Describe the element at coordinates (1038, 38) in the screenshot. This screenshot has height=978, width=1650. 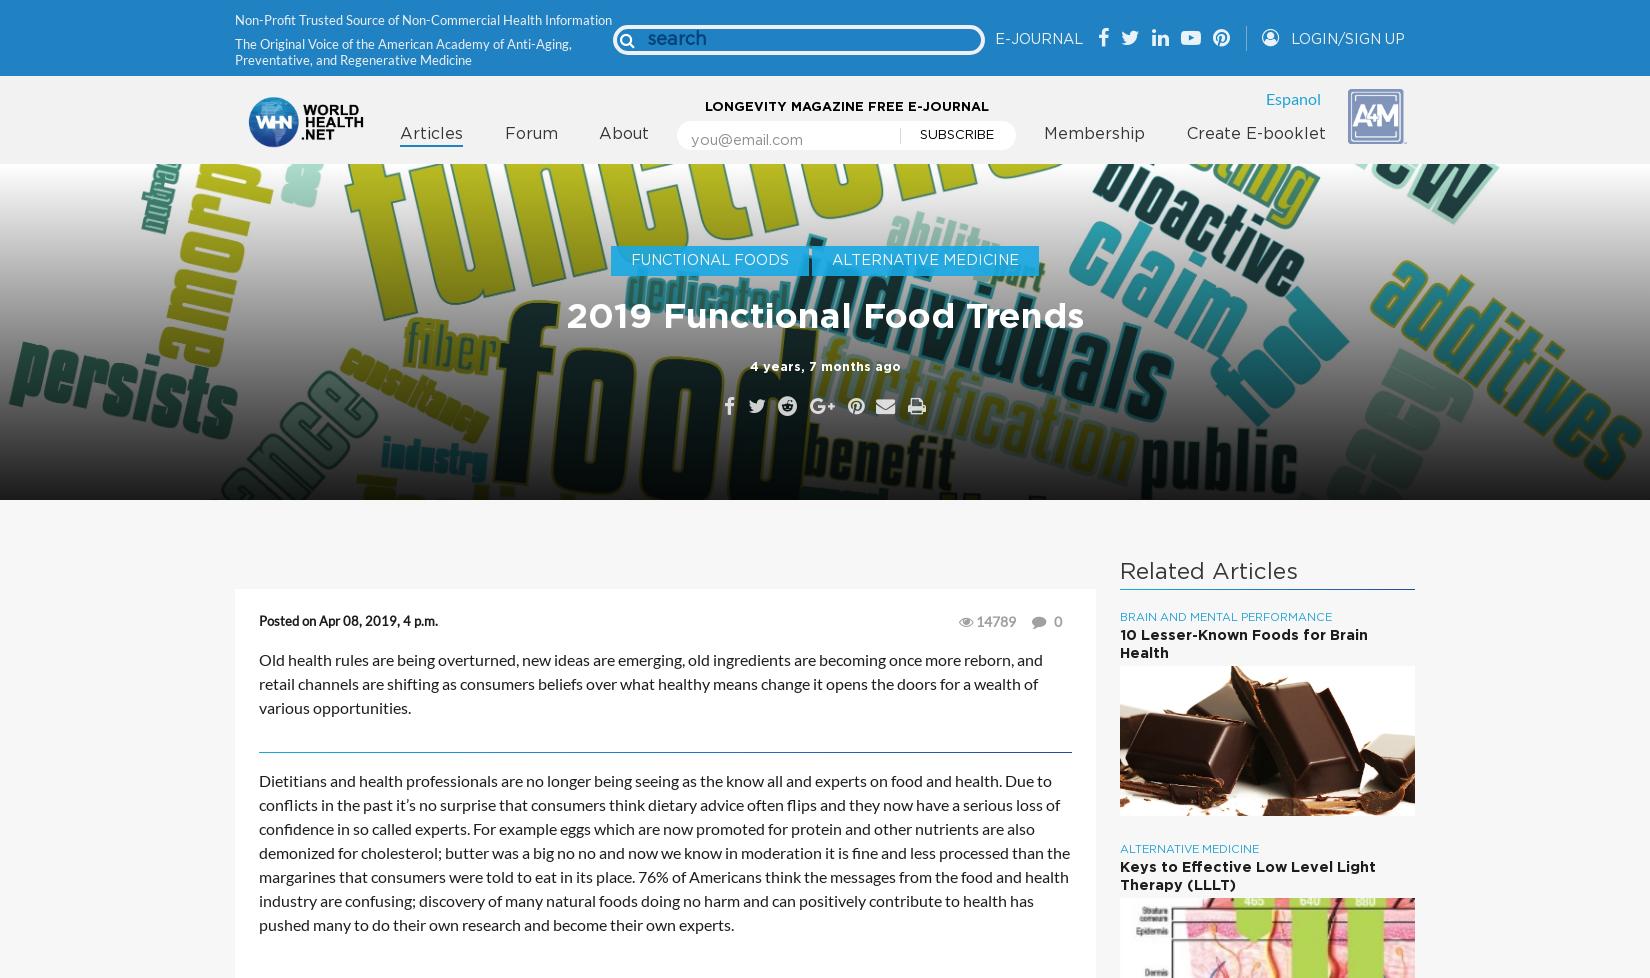
I see `'E-Journal'` at that location.